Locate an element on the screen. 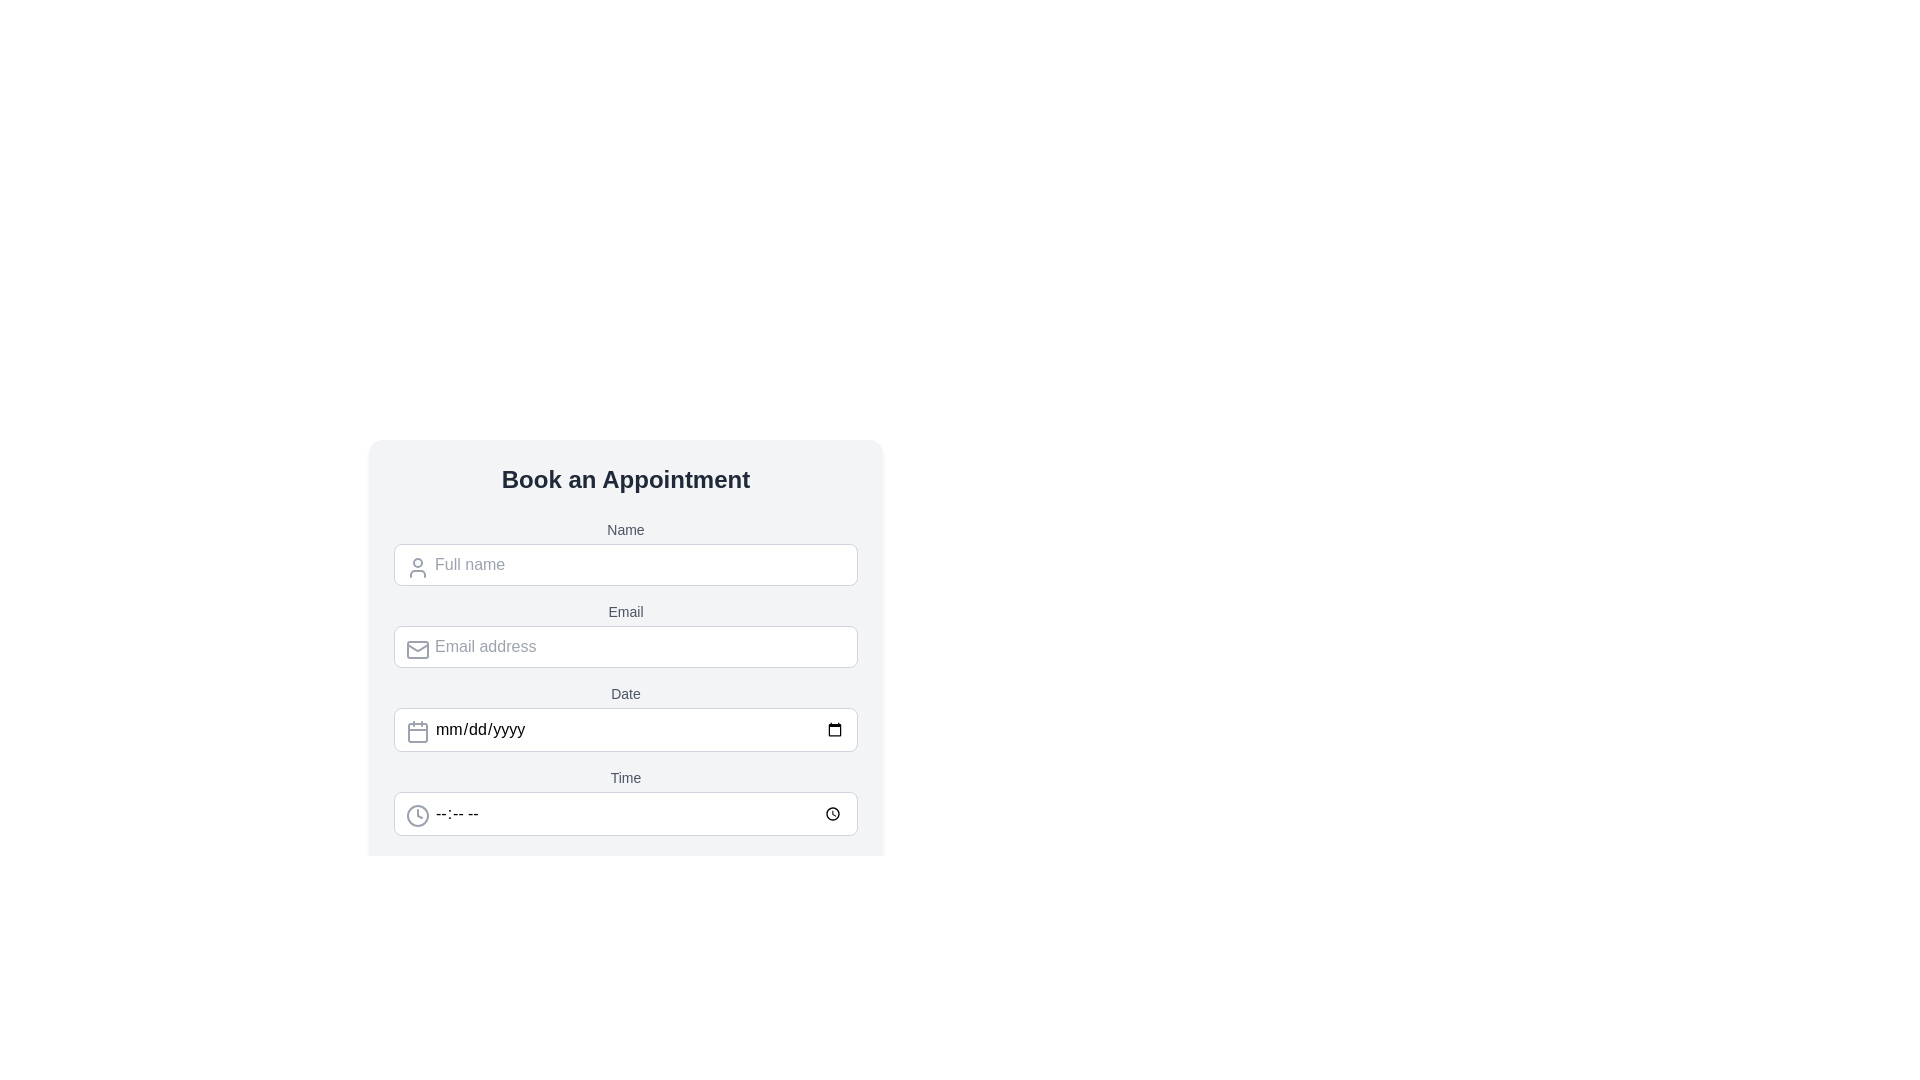 The height and width of the screenshot is (1080, 1920). the Text Label that provides context for the Email input field, located above the Email address input field in the form layout is located at coordinates (624, 611).